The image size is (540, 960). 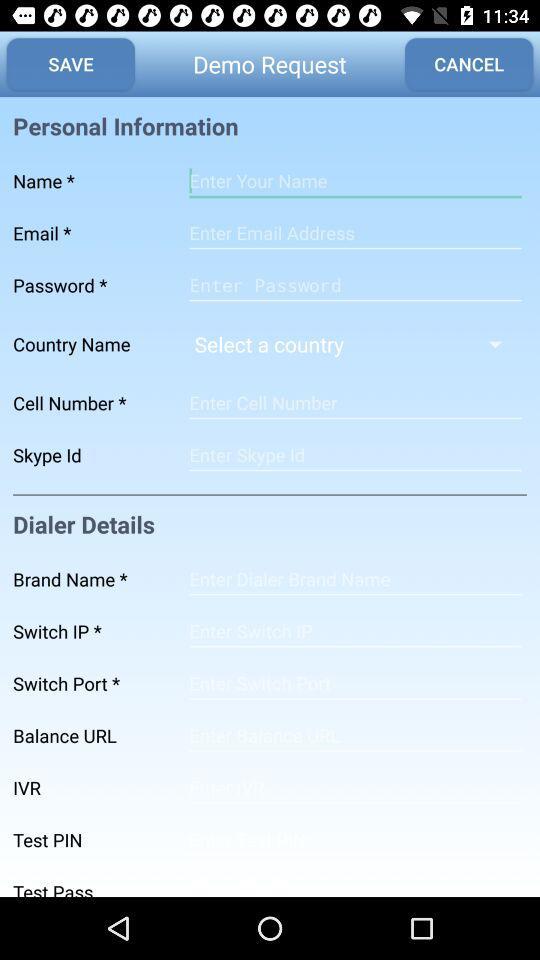 What do you see at coordinates (354, 233) in the screenshot?
I see `text box` at bounding box center [354, 233].